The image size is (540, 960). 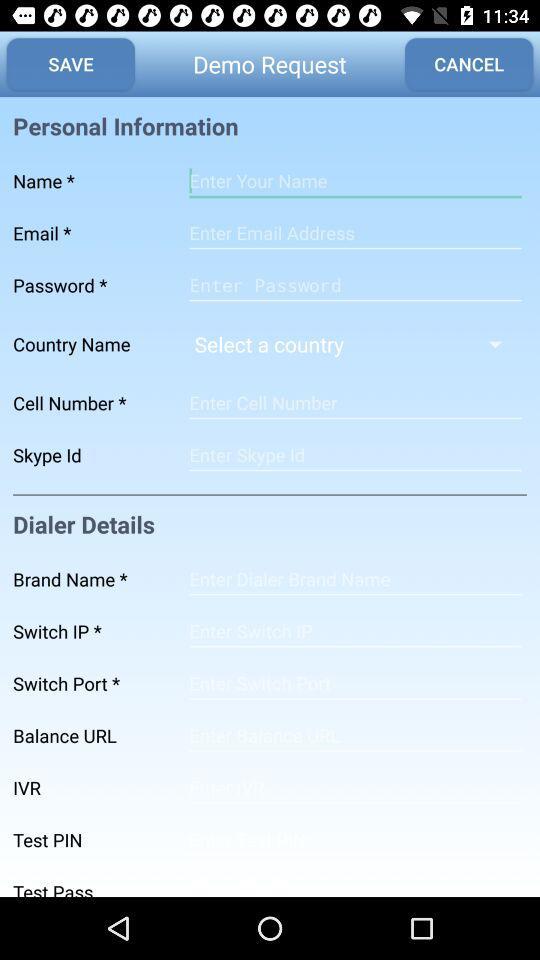 What do you see at coordinates (354, 233) in the screenshot?
I see `text box` at bounding box center [354, 233].